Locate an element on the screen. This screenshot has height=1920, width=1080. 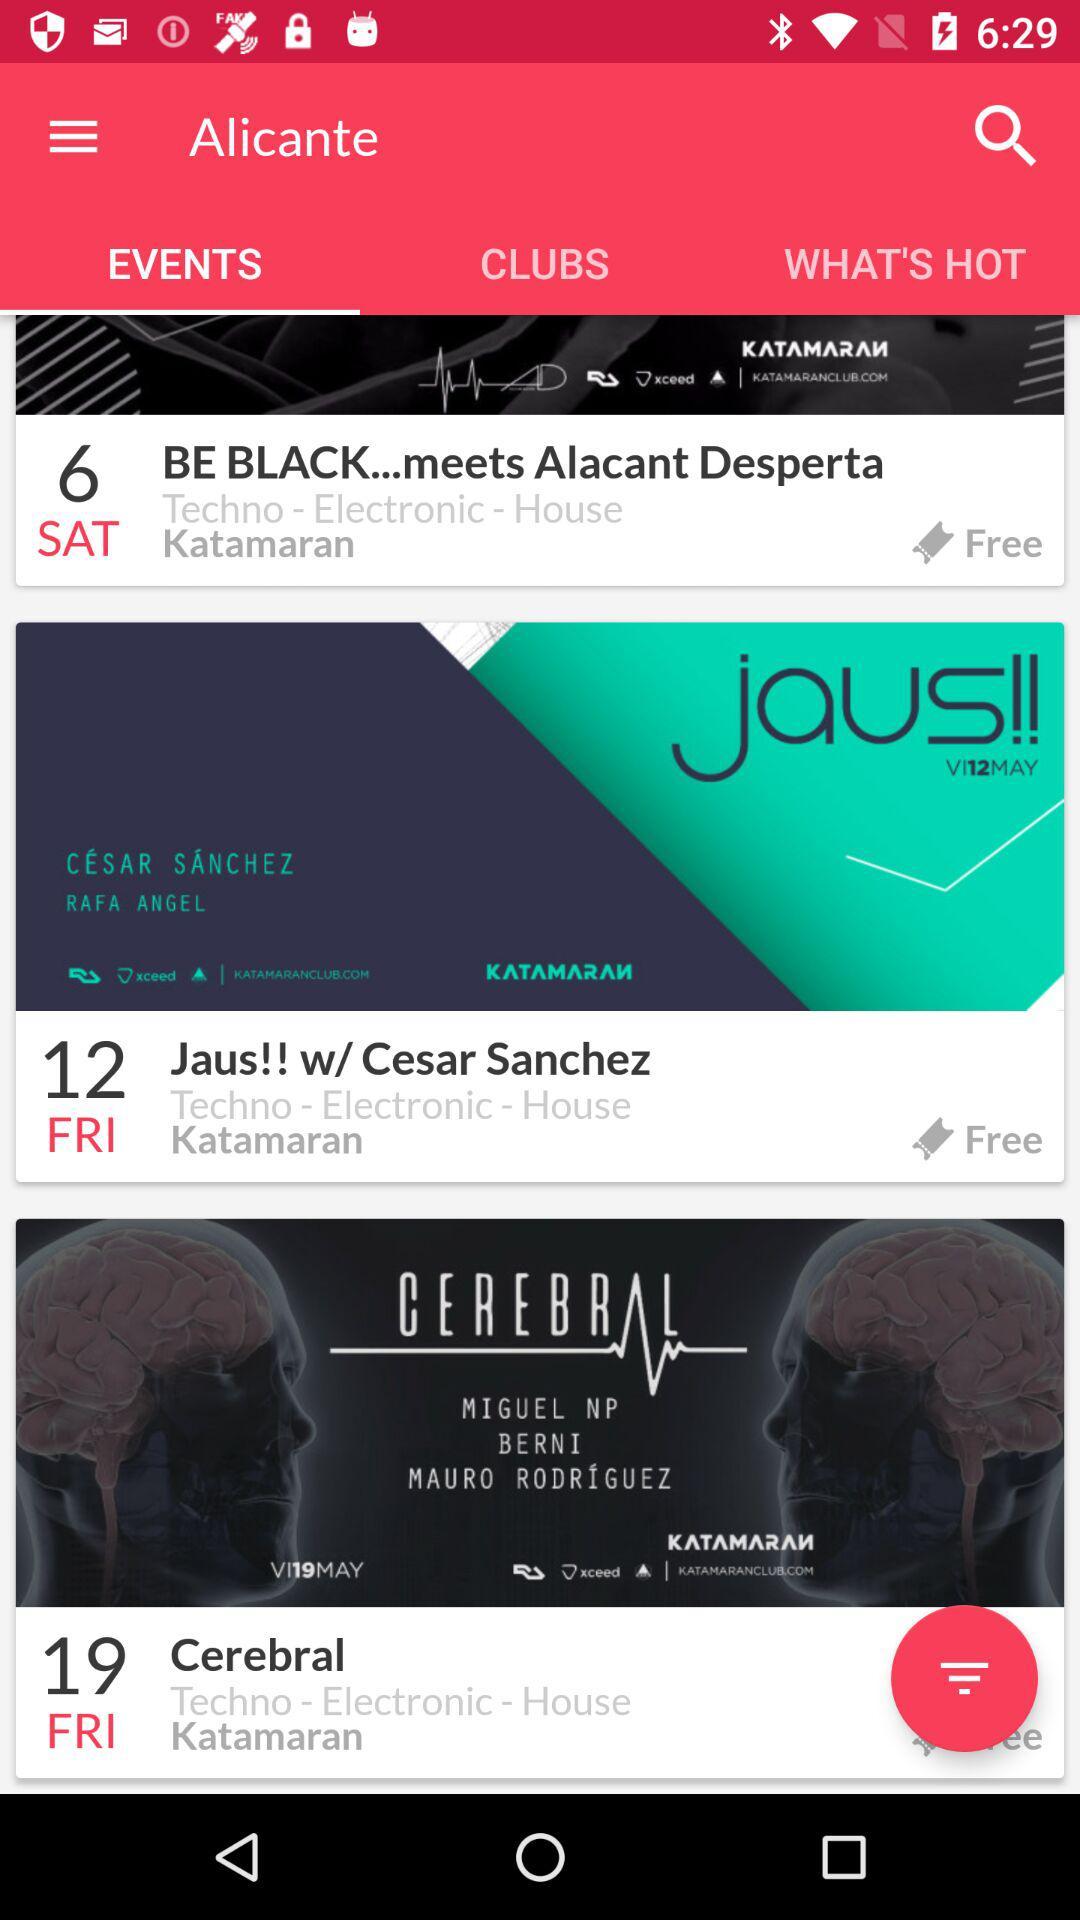
the icon to the left of the cerebral is located at coordinates (81, 1668).